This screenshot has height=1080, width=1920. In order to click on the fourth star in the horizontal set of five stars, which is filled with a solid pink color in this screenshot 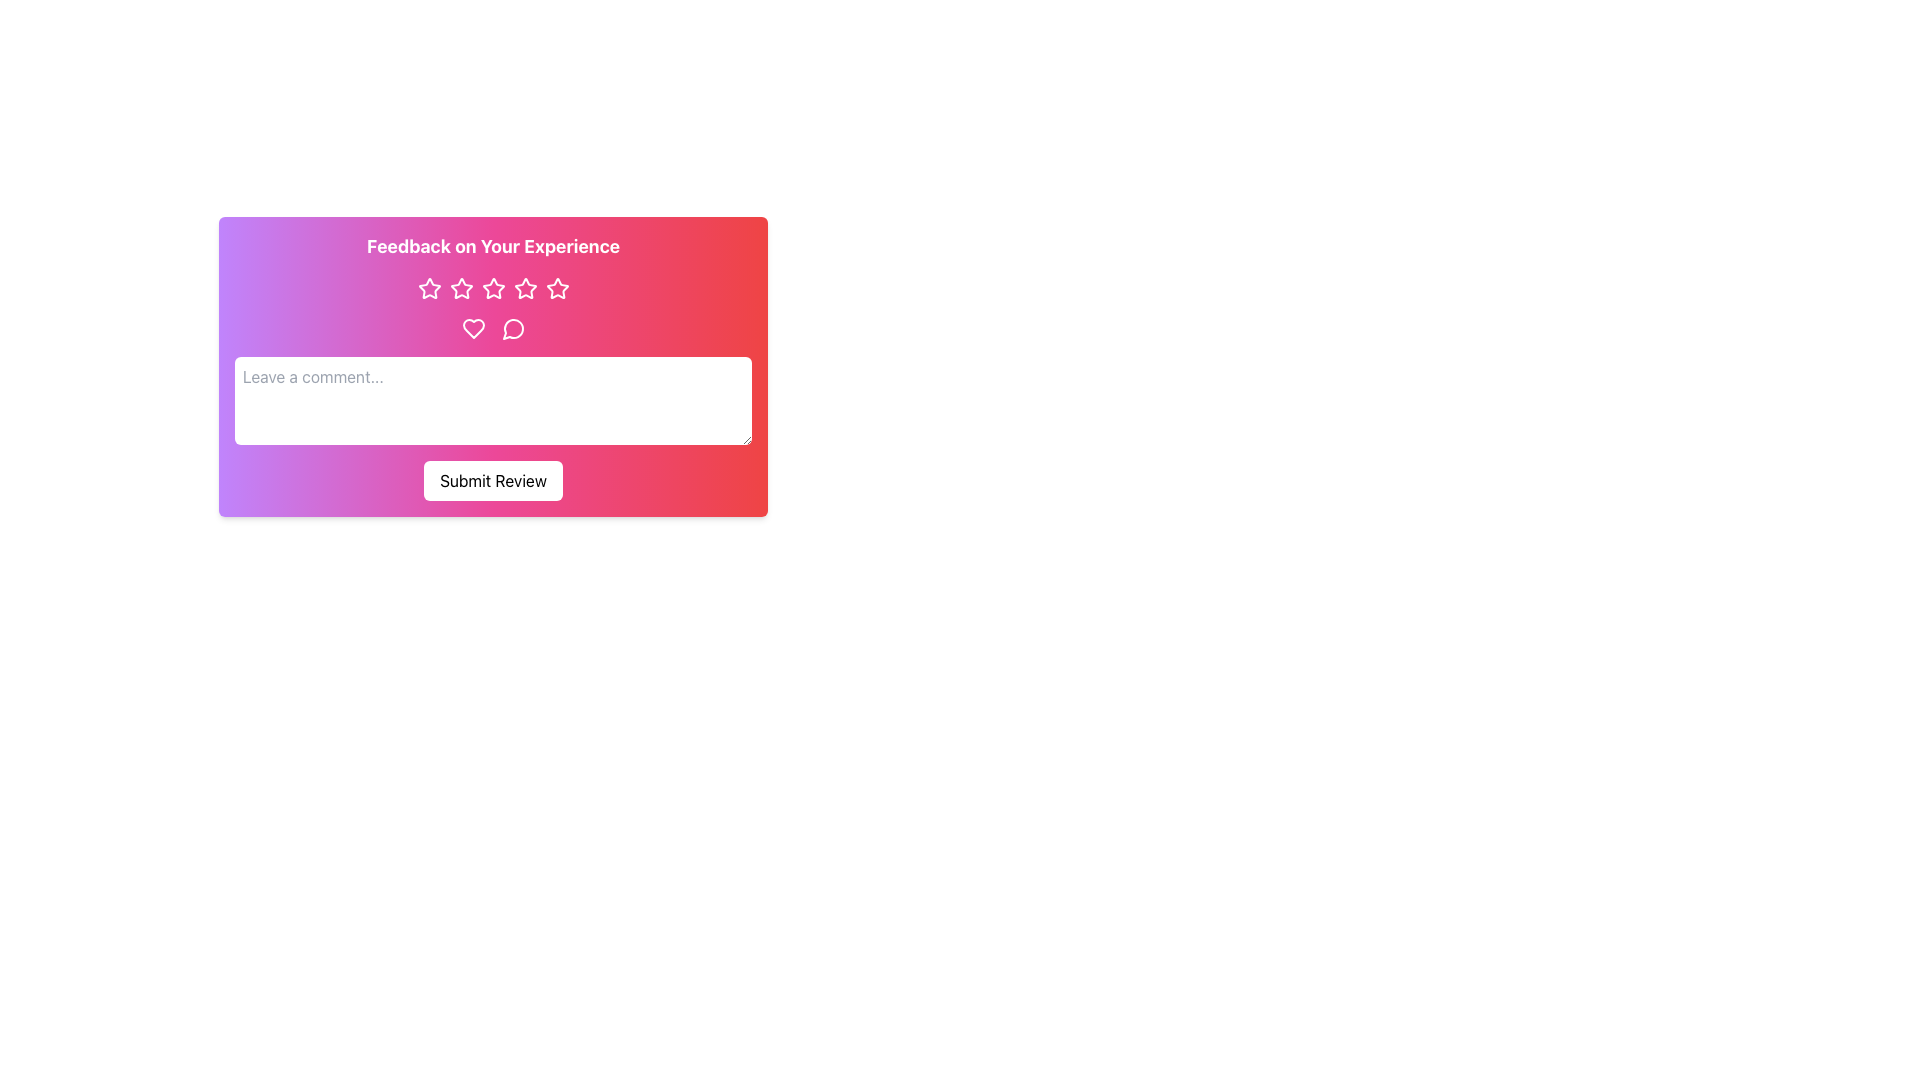, I will do `click(525, 288)`.